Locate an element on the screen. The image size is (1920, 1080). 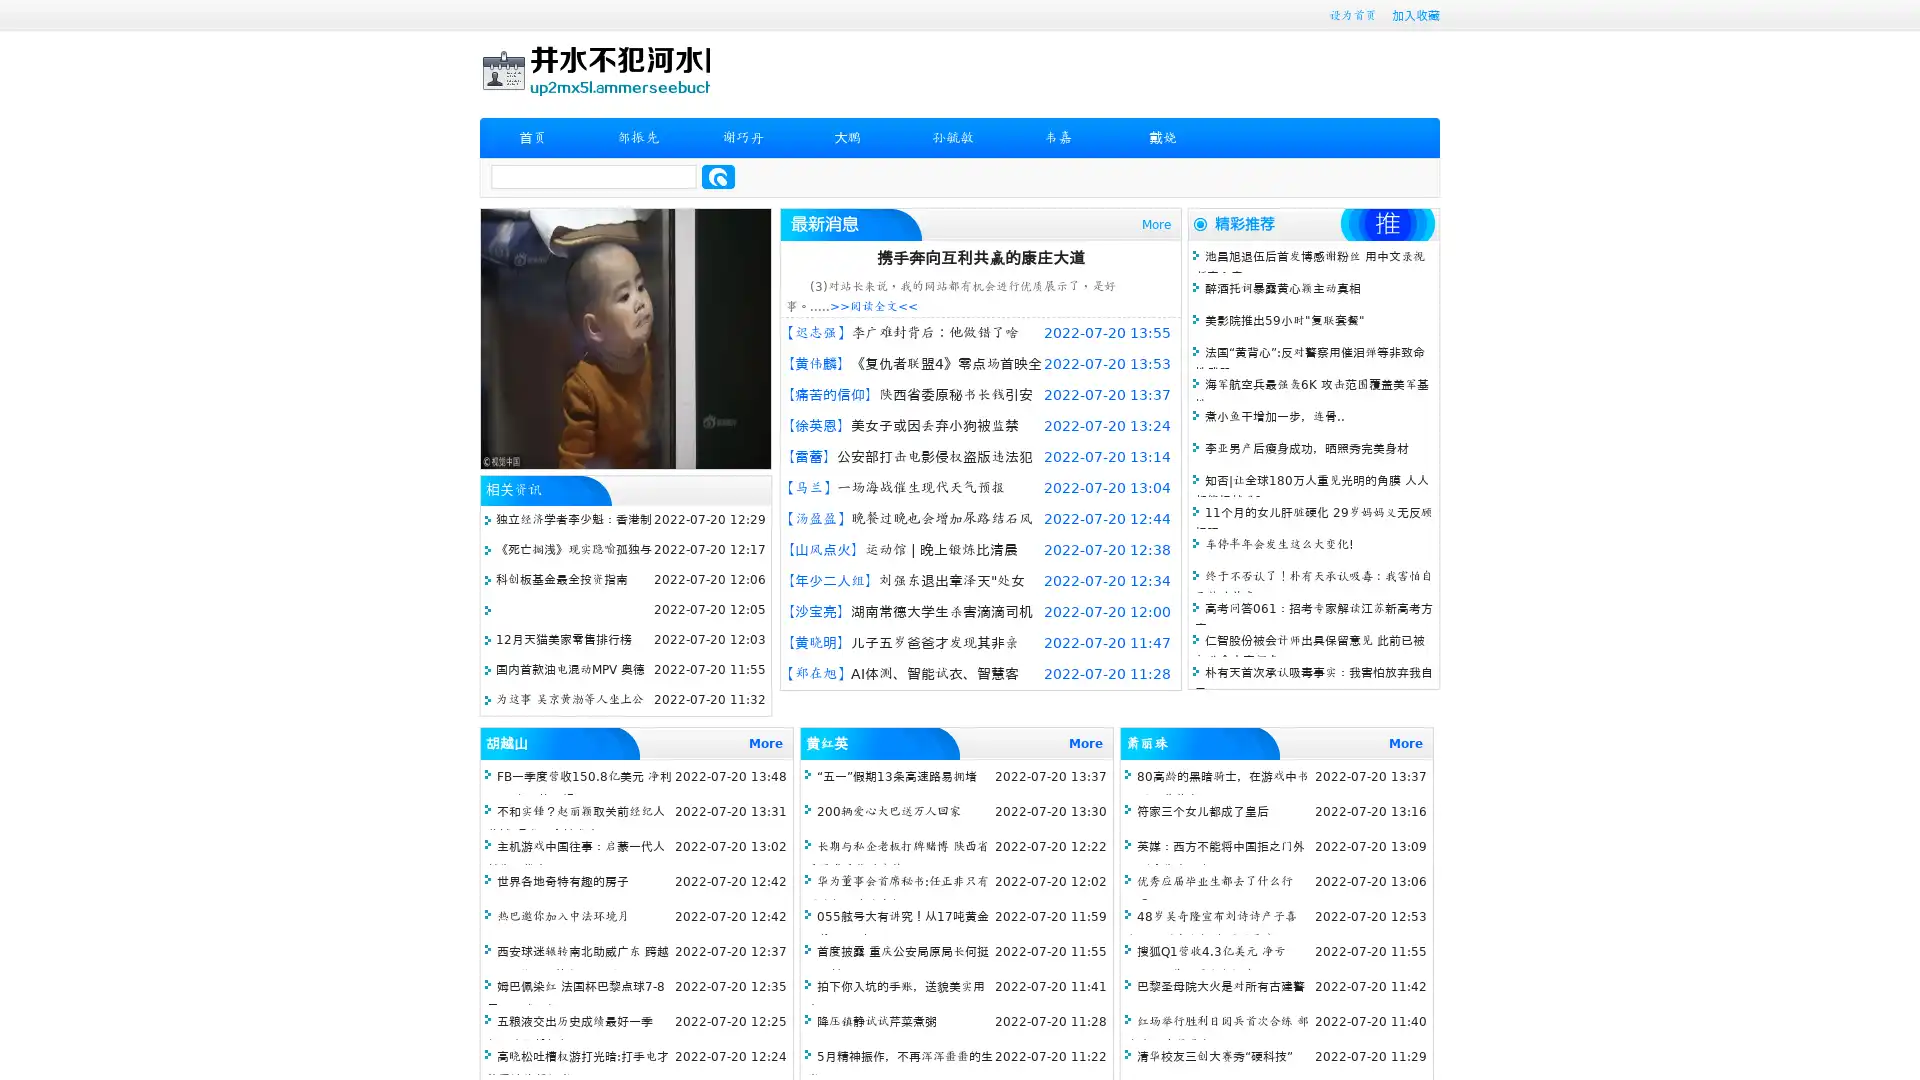
Search is located at coordinates (718, 176).